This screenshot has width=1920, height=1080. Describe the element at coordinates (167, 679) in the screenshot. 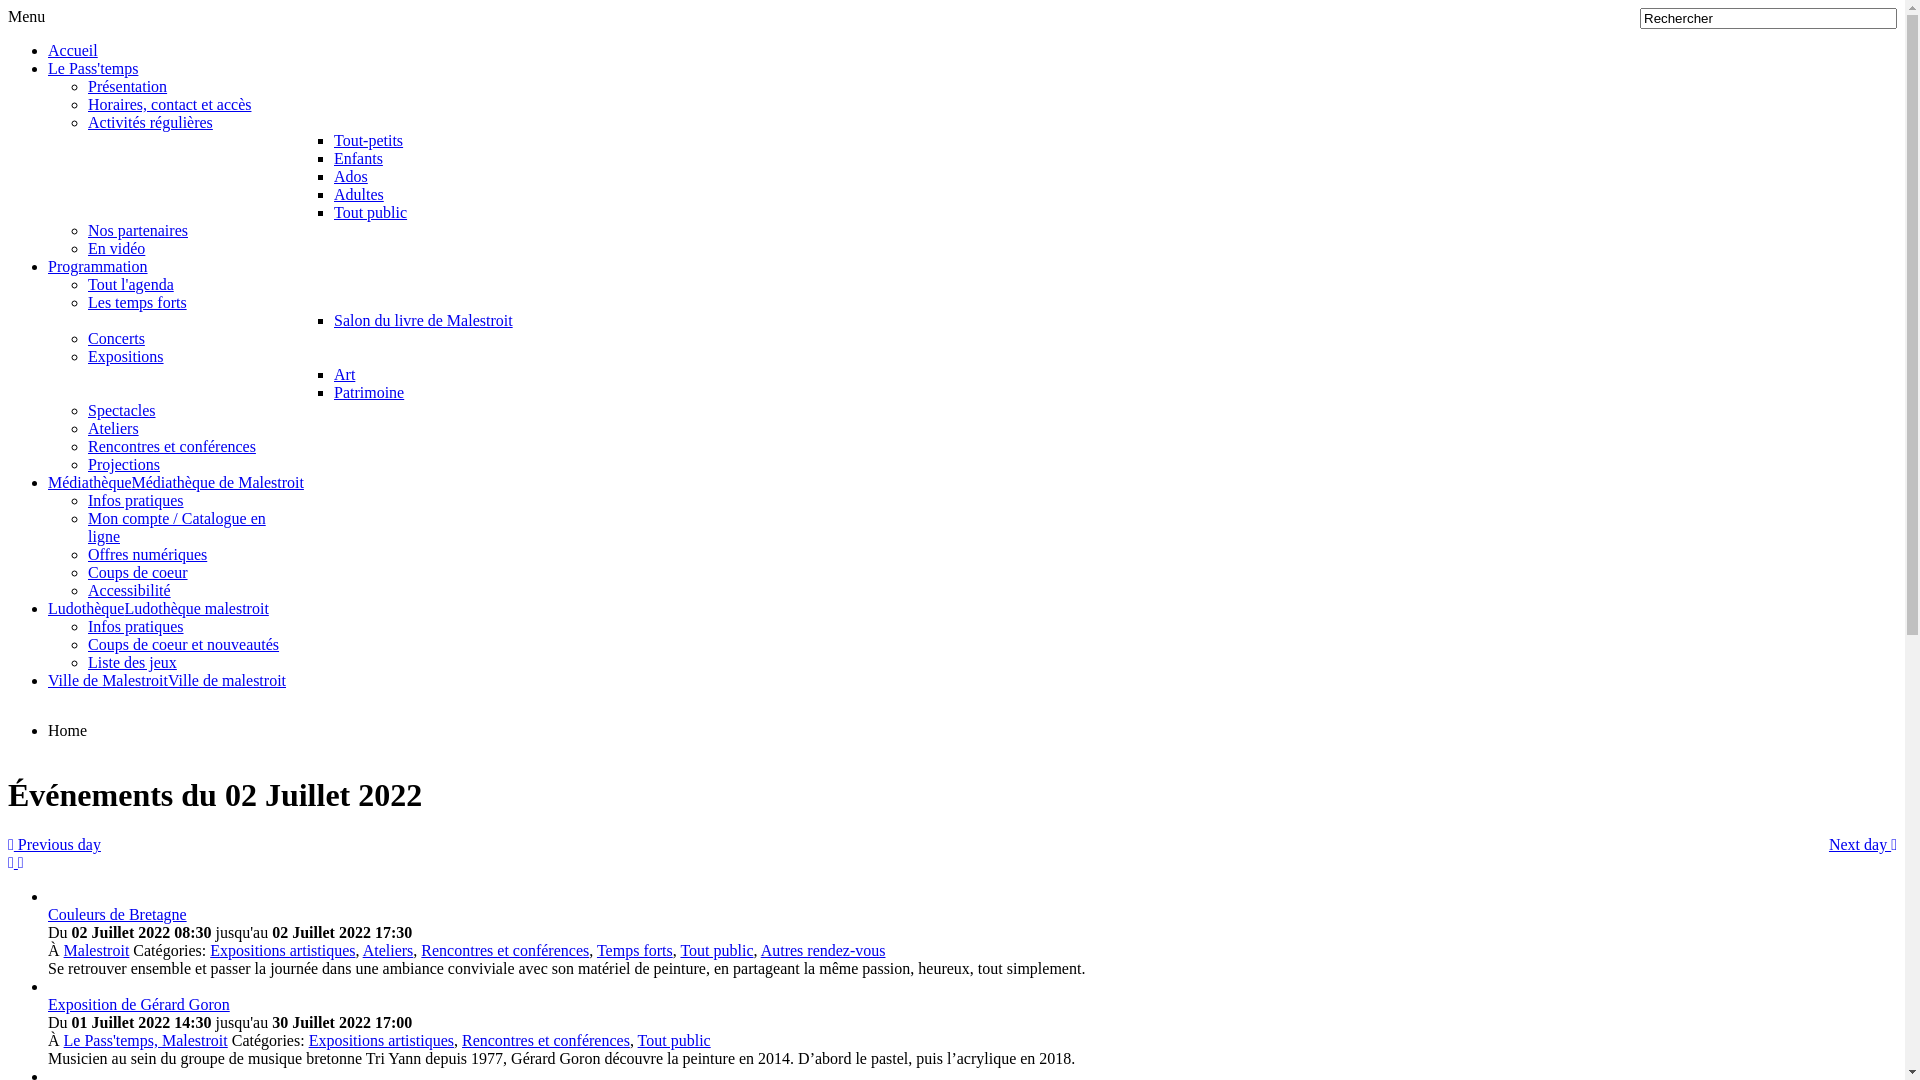

I see `'Ville de MalestroitVille de malestroit'` at that location.